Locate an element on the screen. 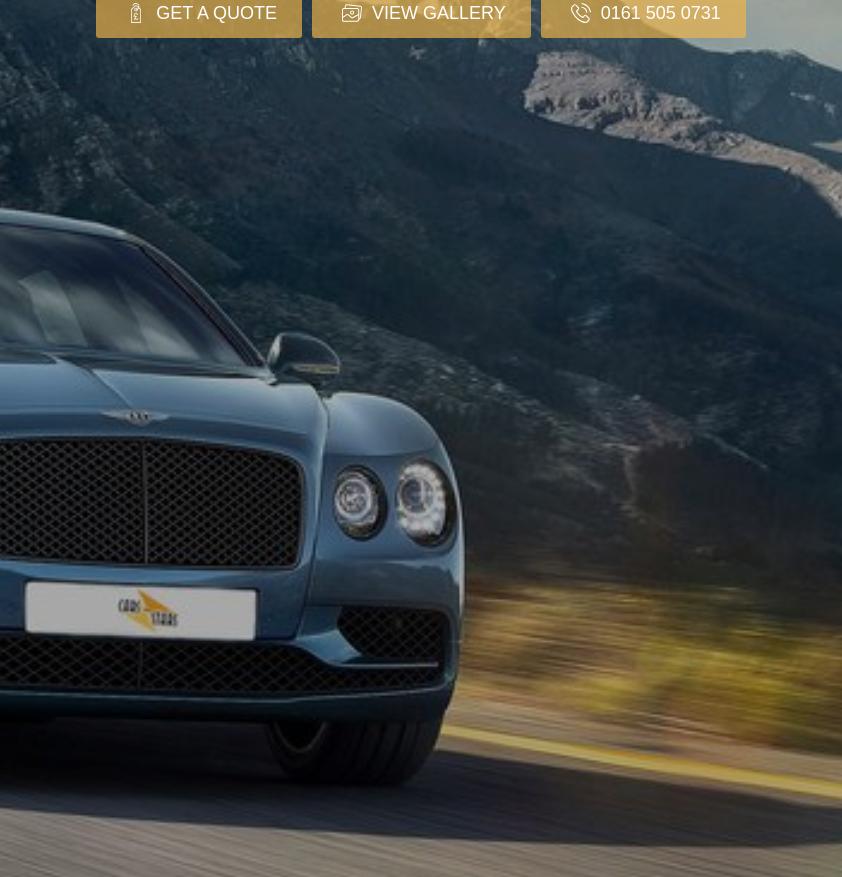  'online form' is located at coordinates (482, 13).